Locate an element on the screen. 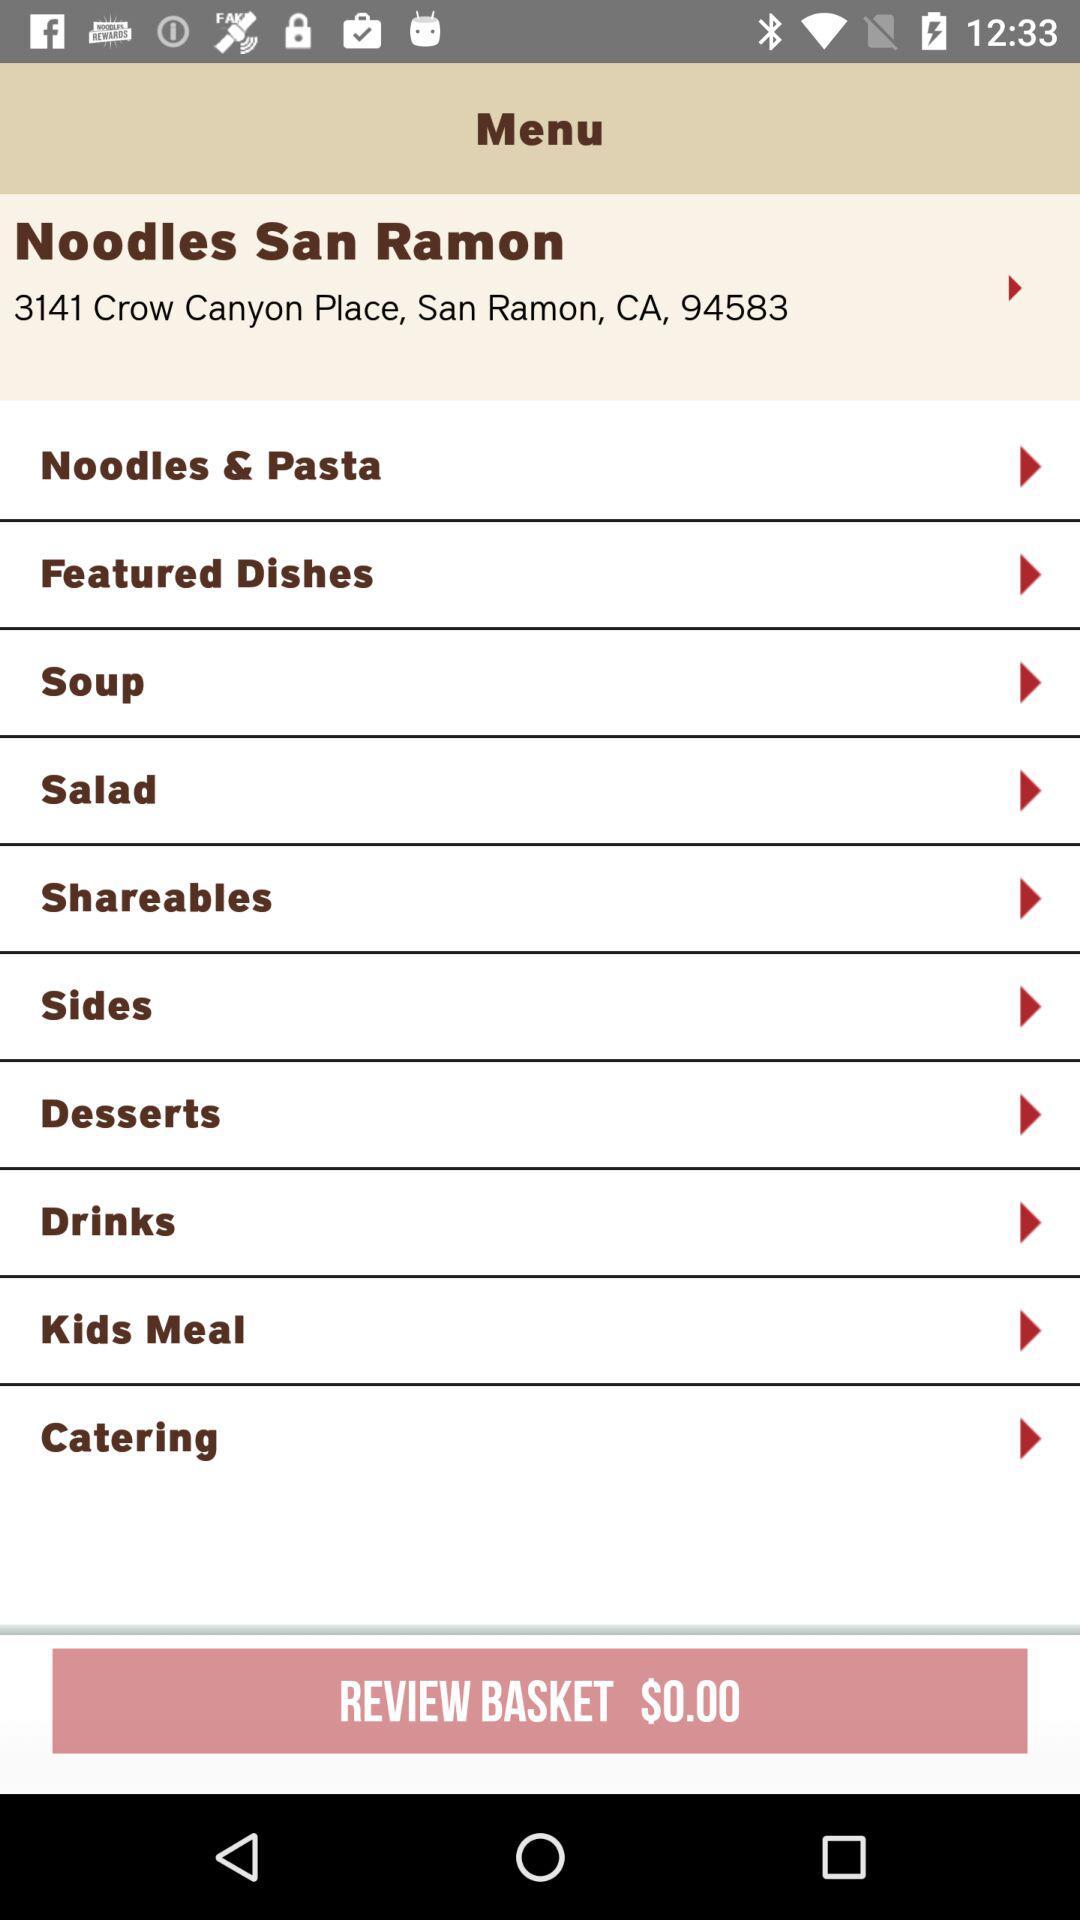 The image size is (1080, 1920). the icon next to sides is located at coordinates (1028, 1006).